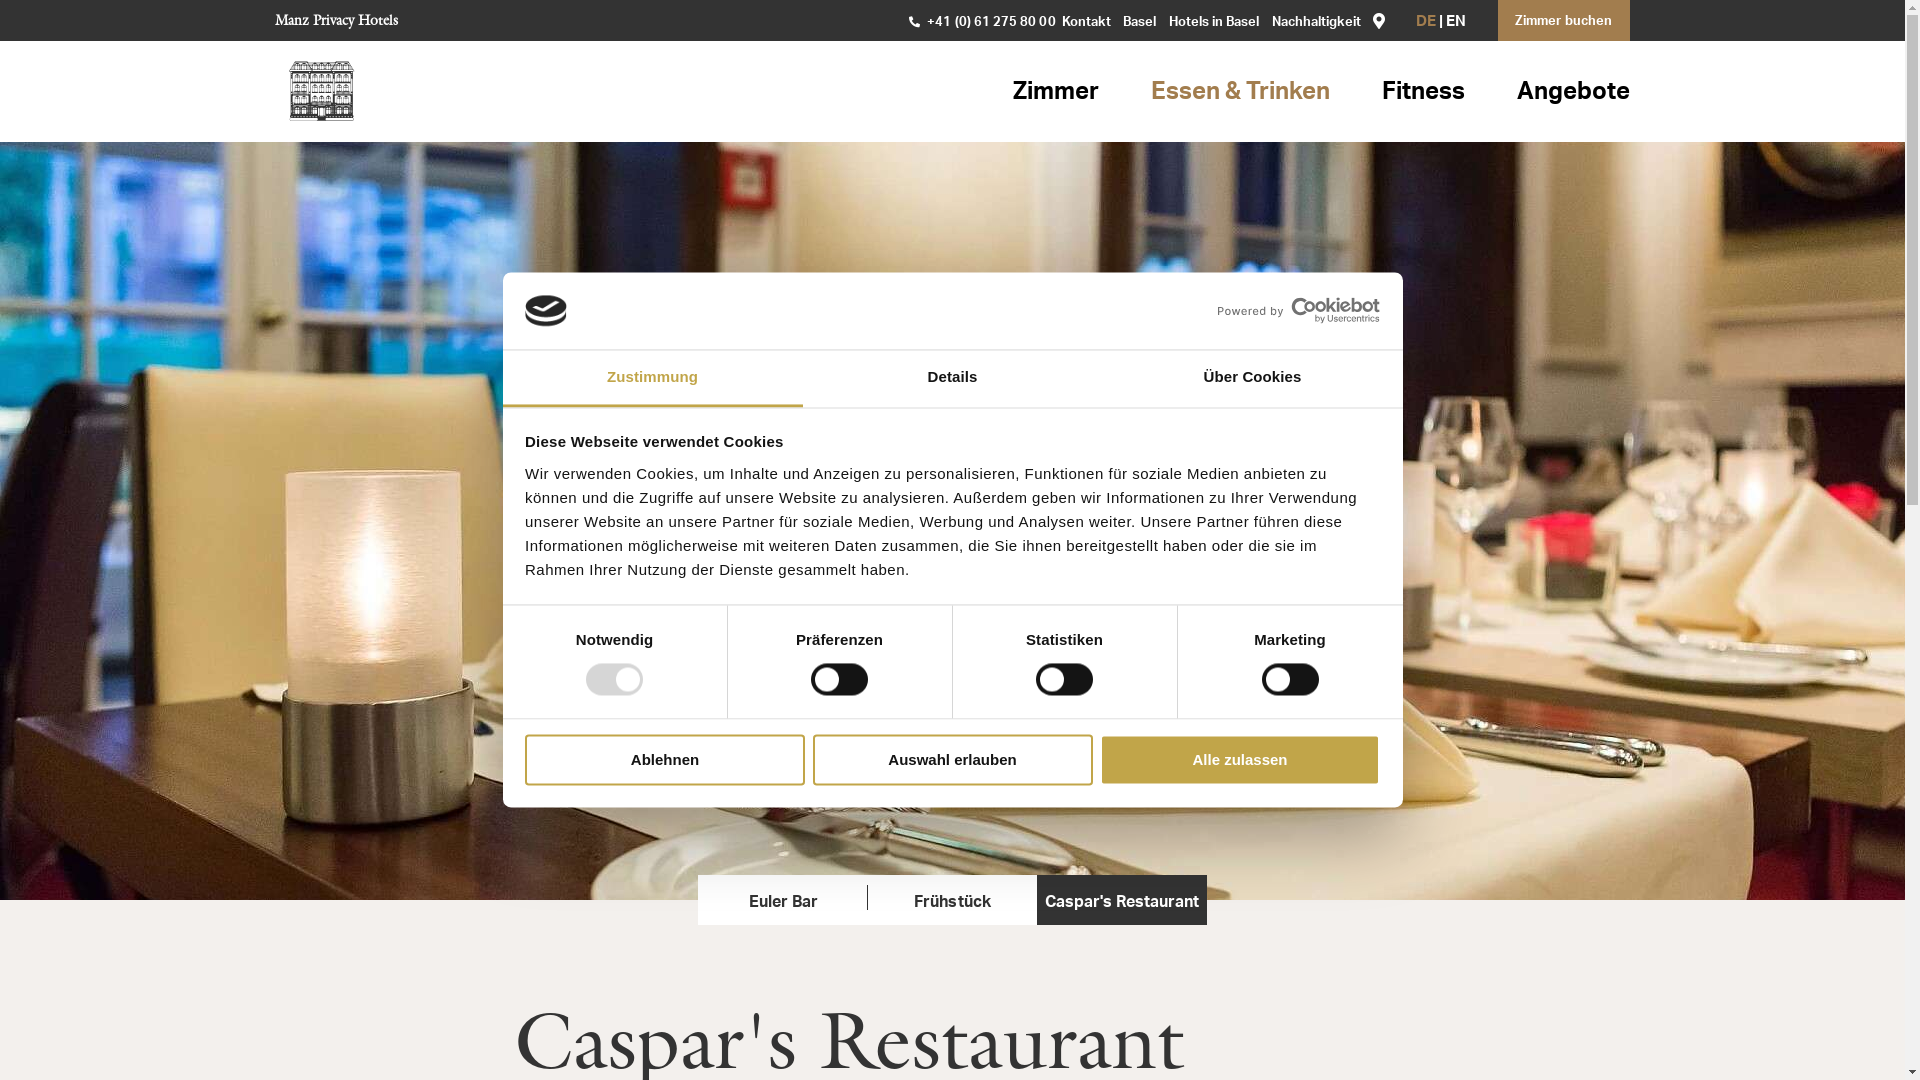 The height and width of the screenshot is (1080, 1920). Describe the element at coordinates (1139, 22) in the screenshot. I see `'Basel'` at that location.